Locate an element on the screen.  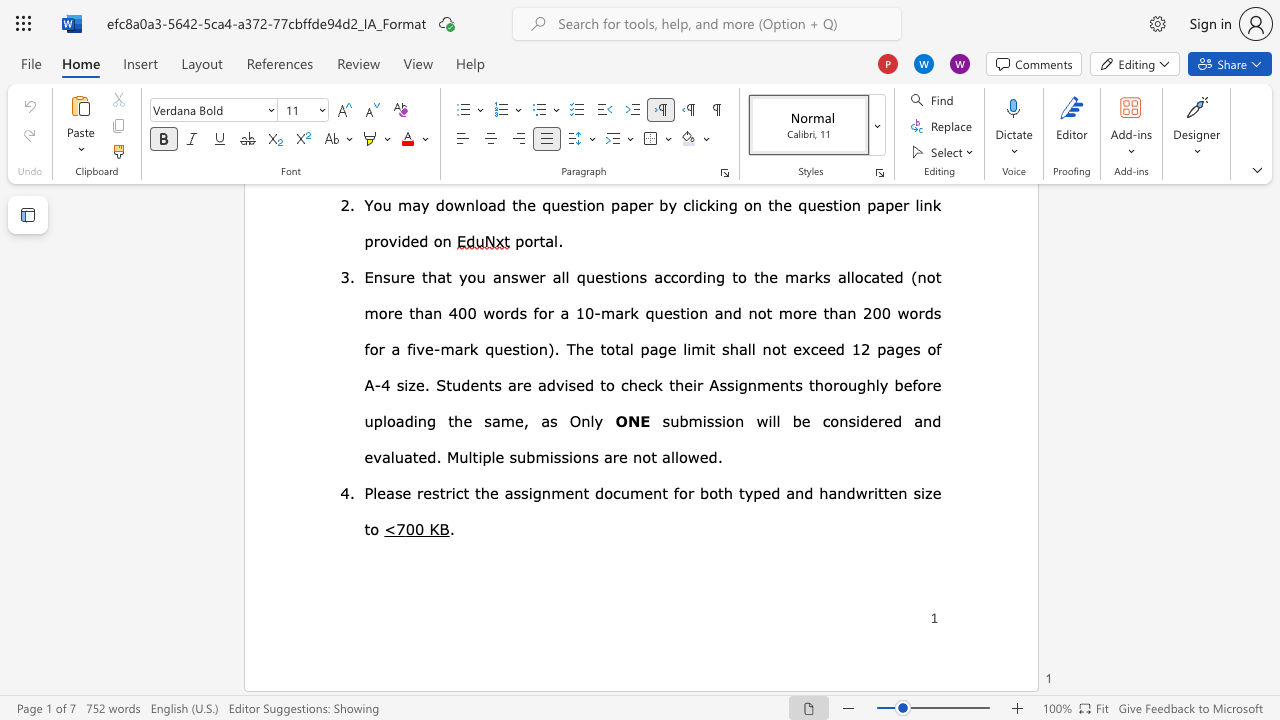
the 2th character "i" in the text is located at coordinates (551, 456).